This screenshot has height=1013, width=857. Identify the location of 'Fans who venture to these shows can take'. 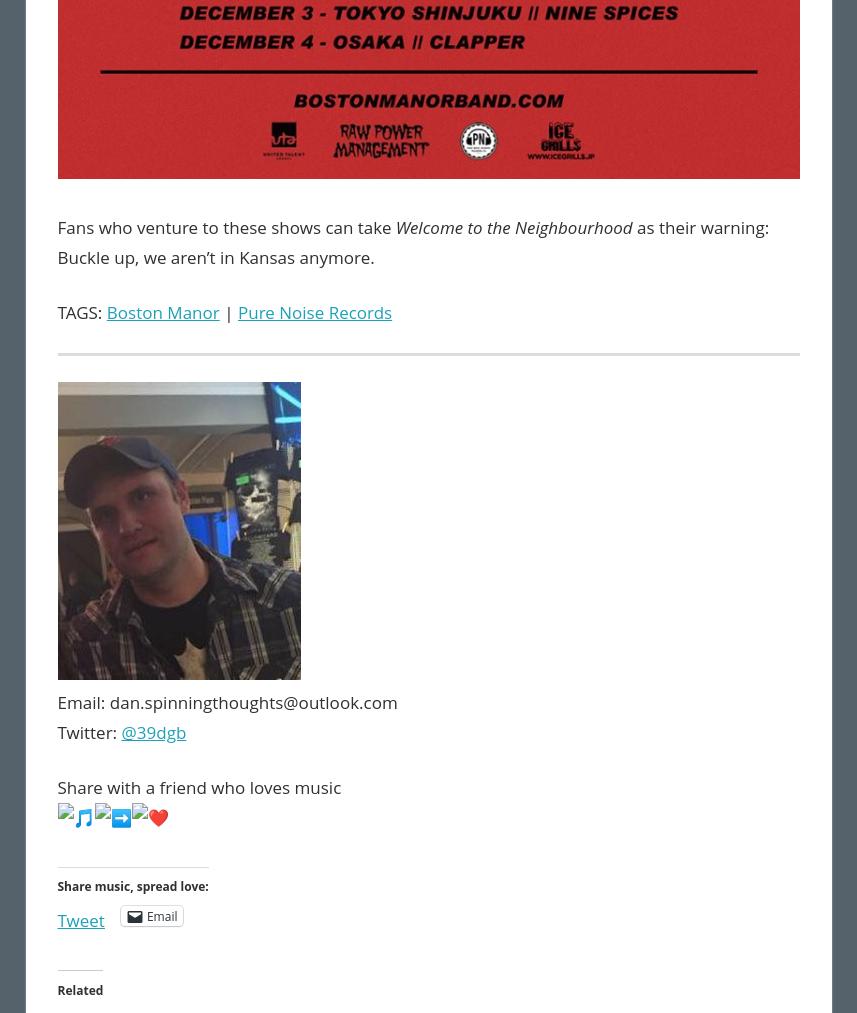
(224, 225).